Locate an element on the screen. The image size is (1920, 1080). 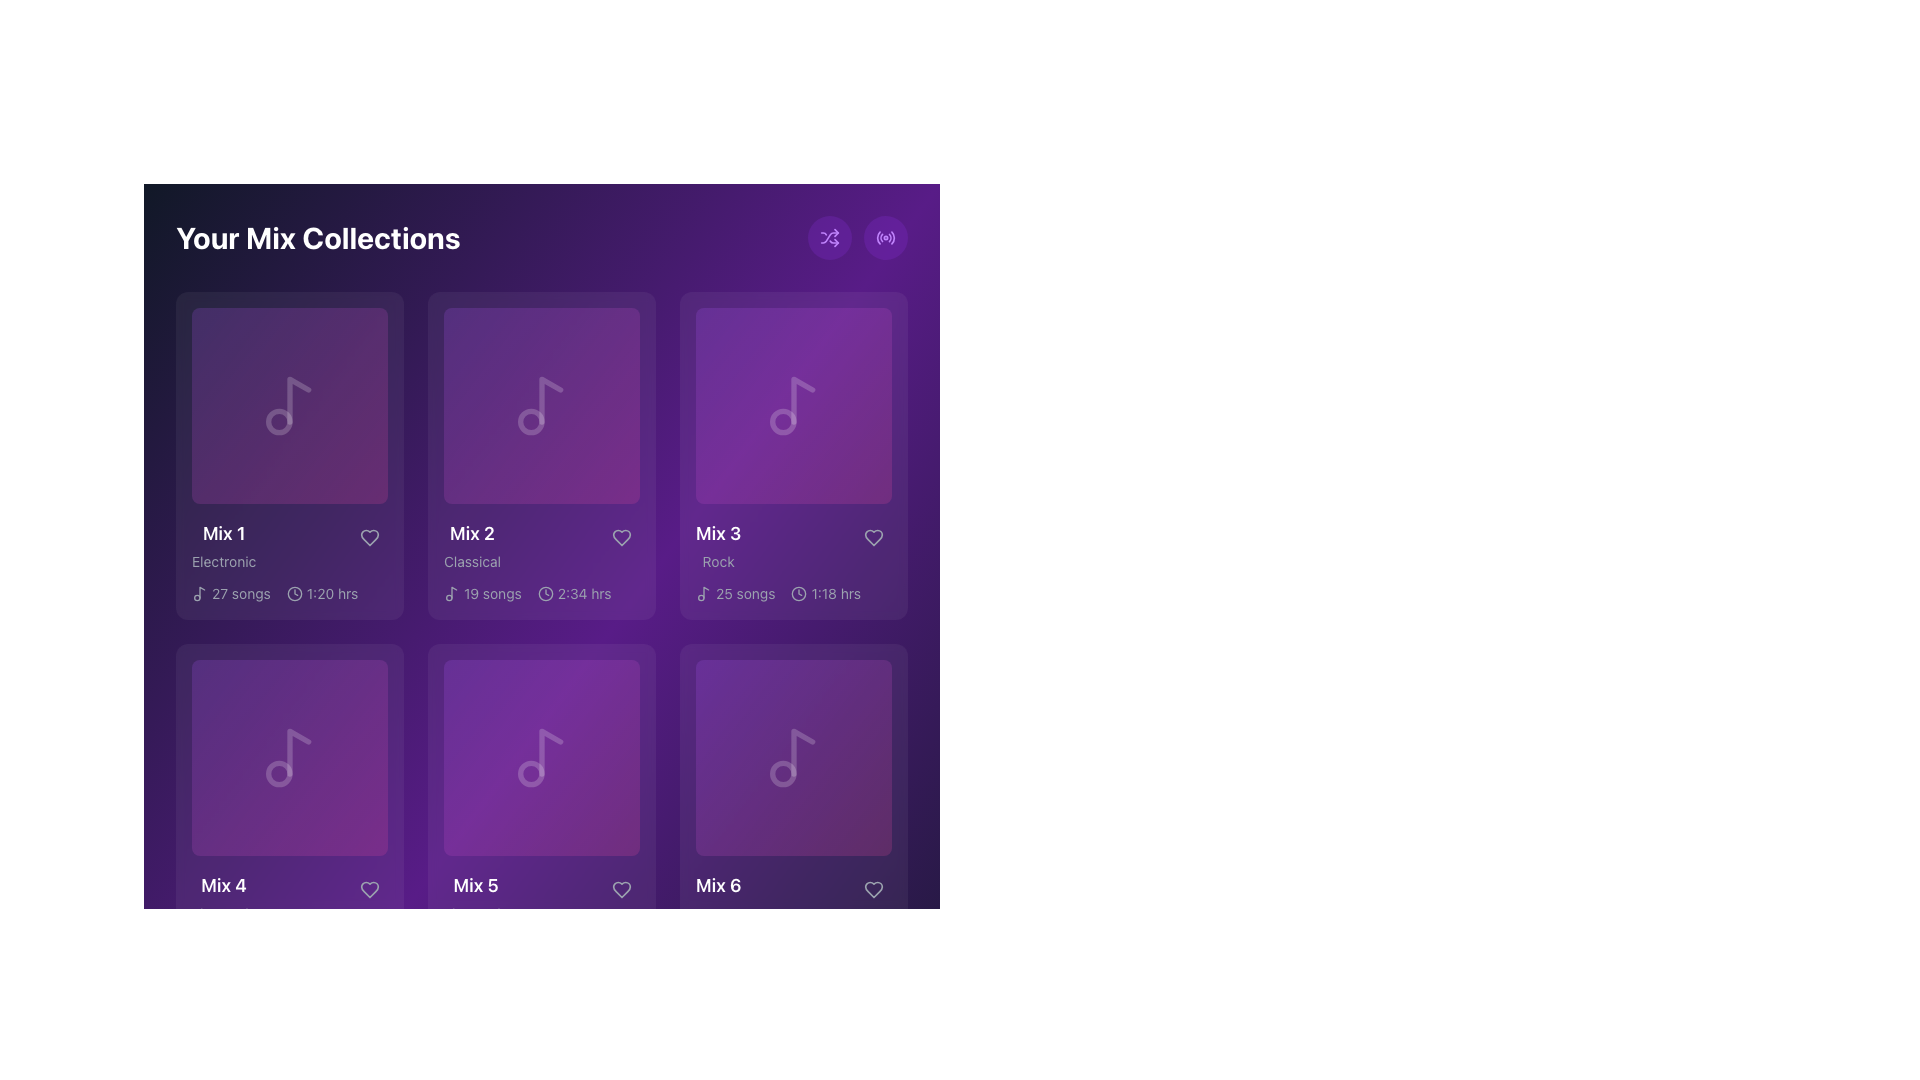
the decorative icon located at the center of the 'Mix 5' card, which is the fifth card in a 2x3 grid of mix cards is located at coordinates (542, 758).